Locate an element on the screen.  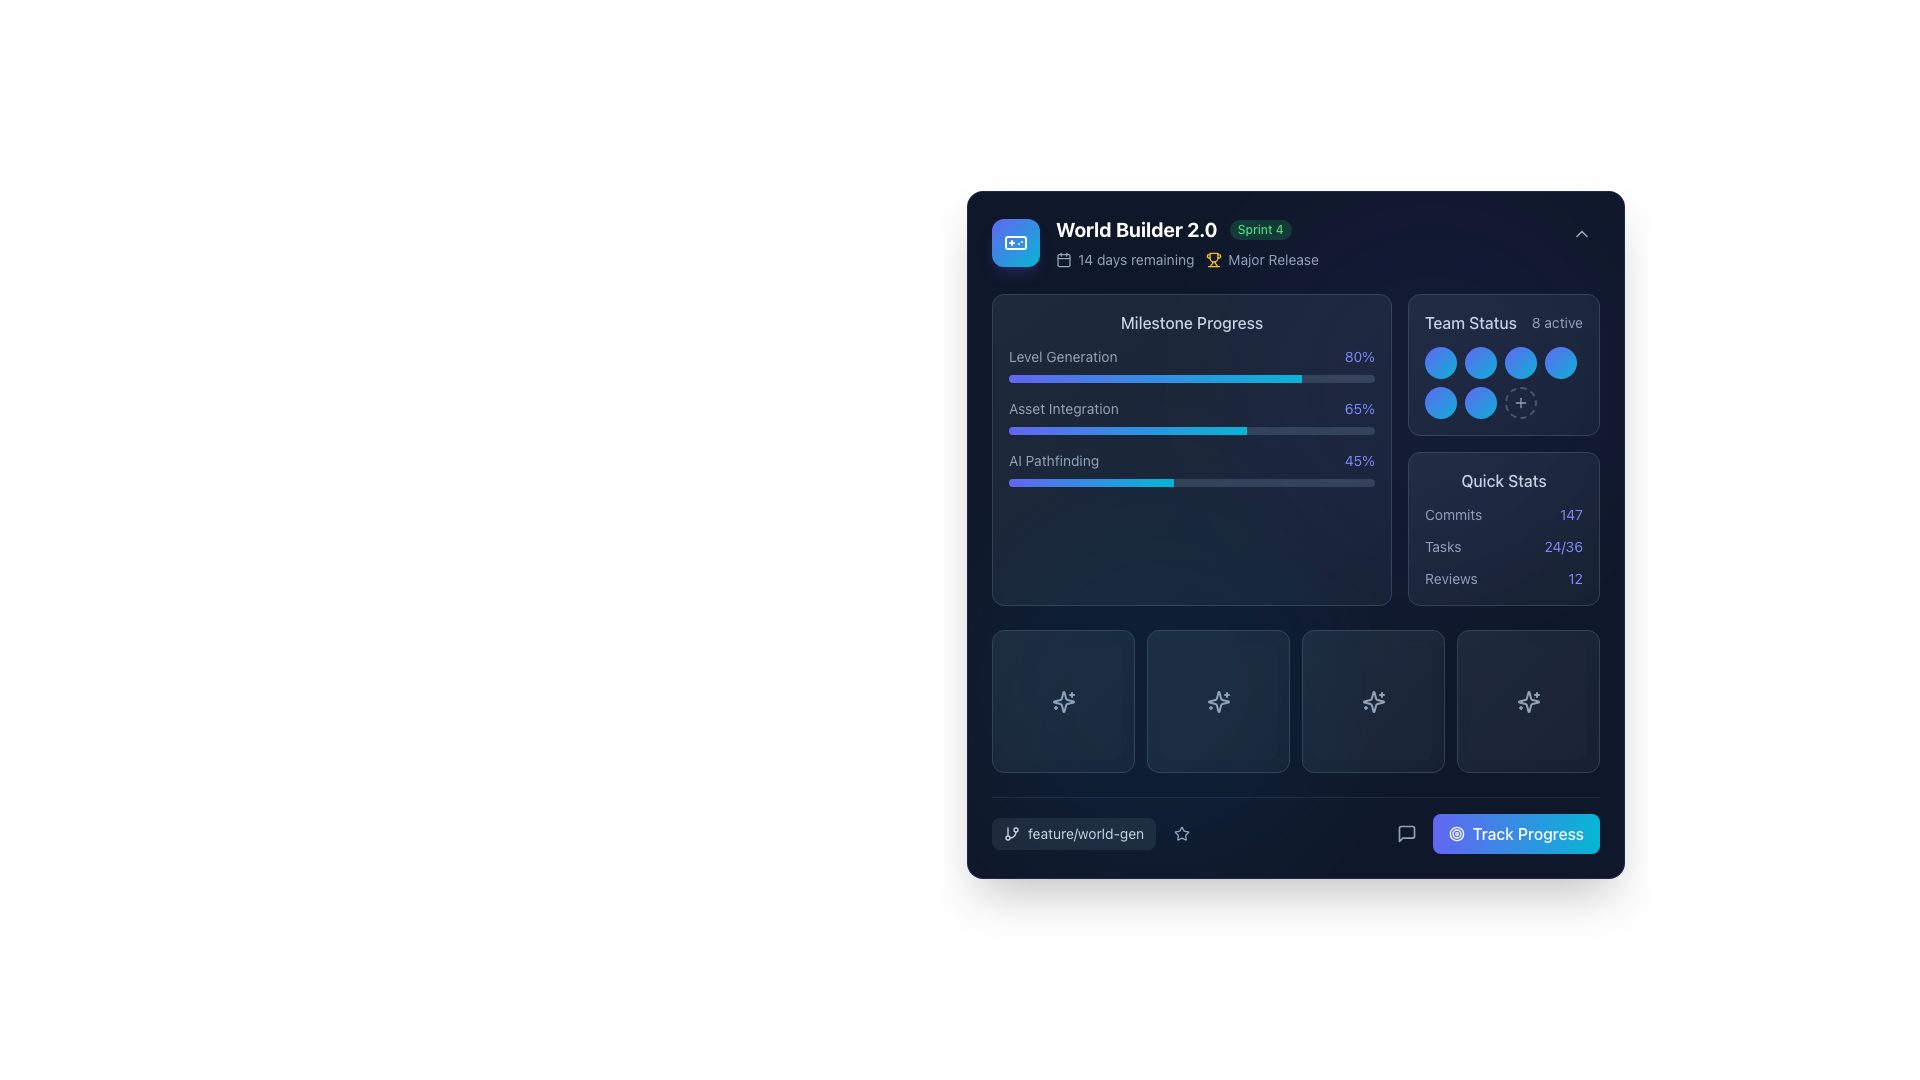
the speech bubble icon located at the bottom-right corner of the interface, slightly to the left of the 'Track Progress' button is located at coordinates (1405, 833).